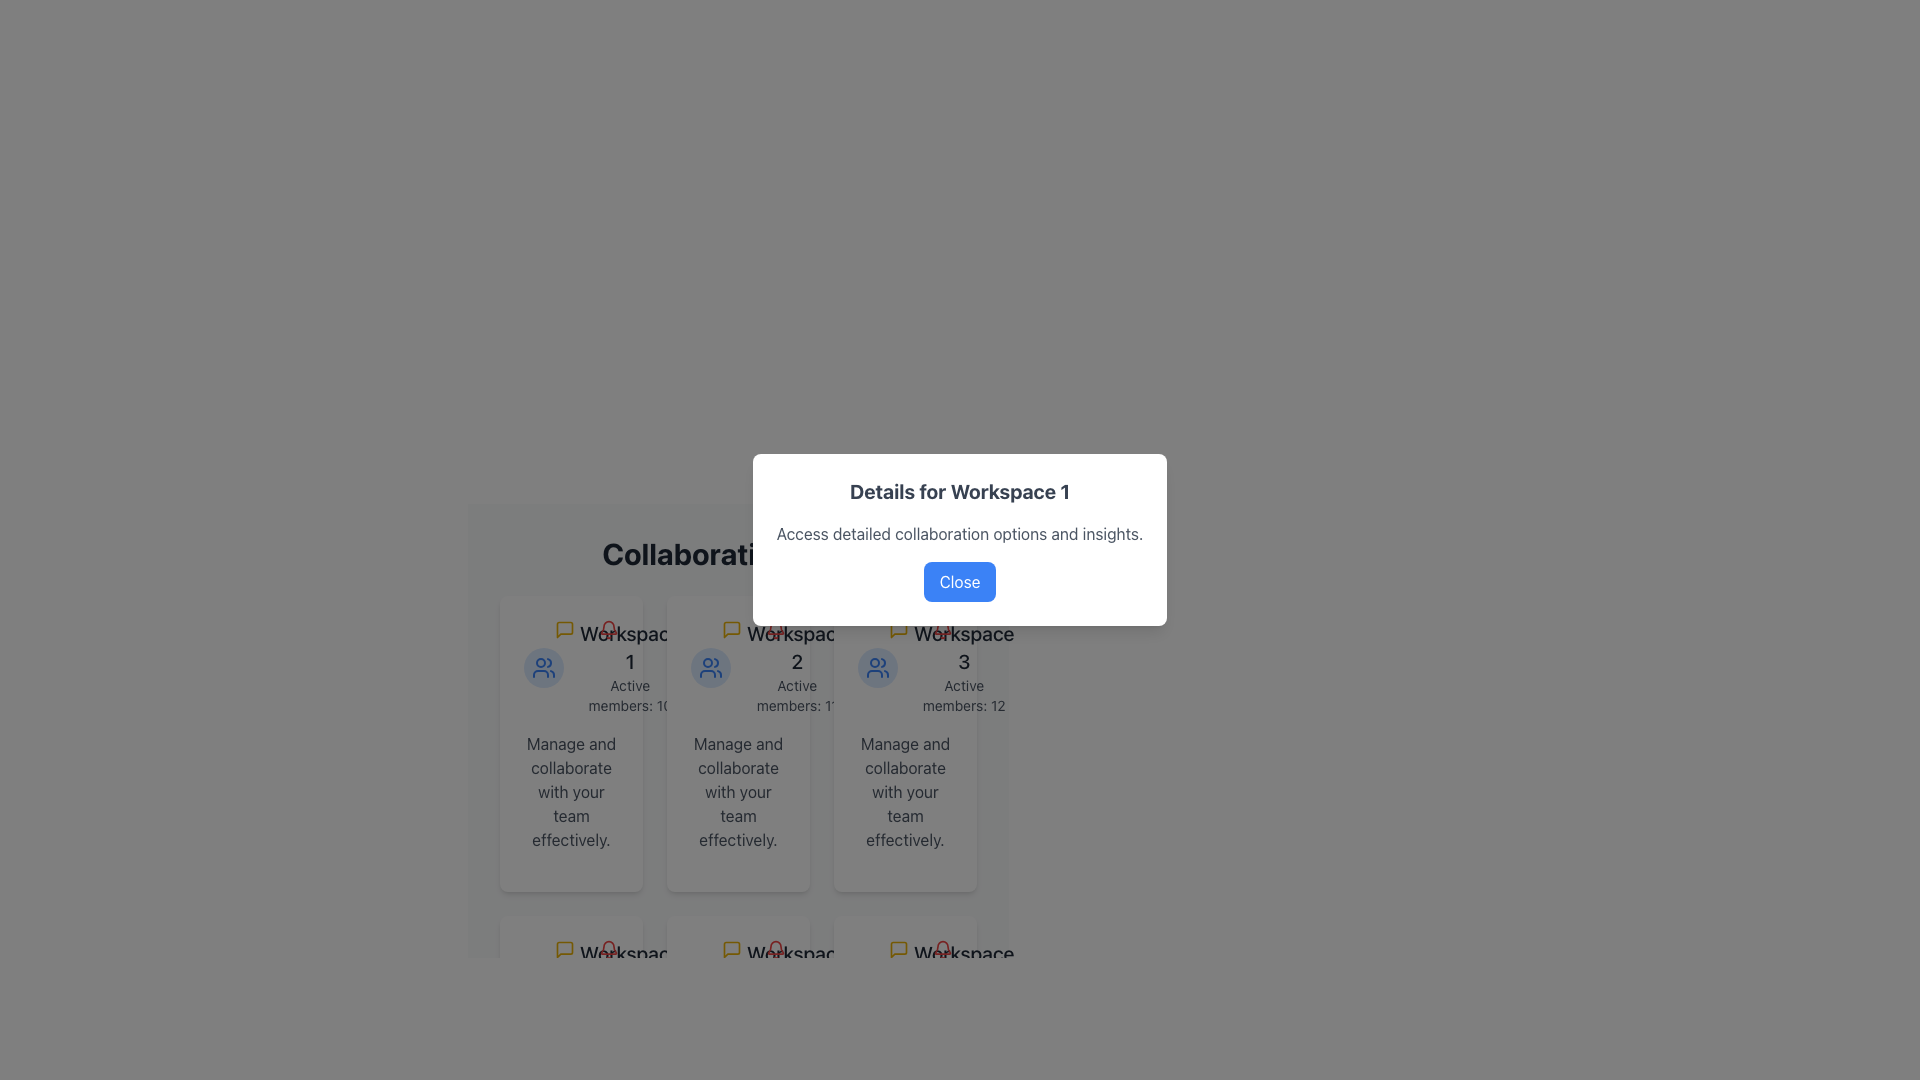 The height and width of the screenshot is (1080, 1920). I want to click on the notification bell icon located at the top-right corner of the card labeled 'Workspace 1' to check for new alerts or messages specific to this workspace, so click(608, 628).